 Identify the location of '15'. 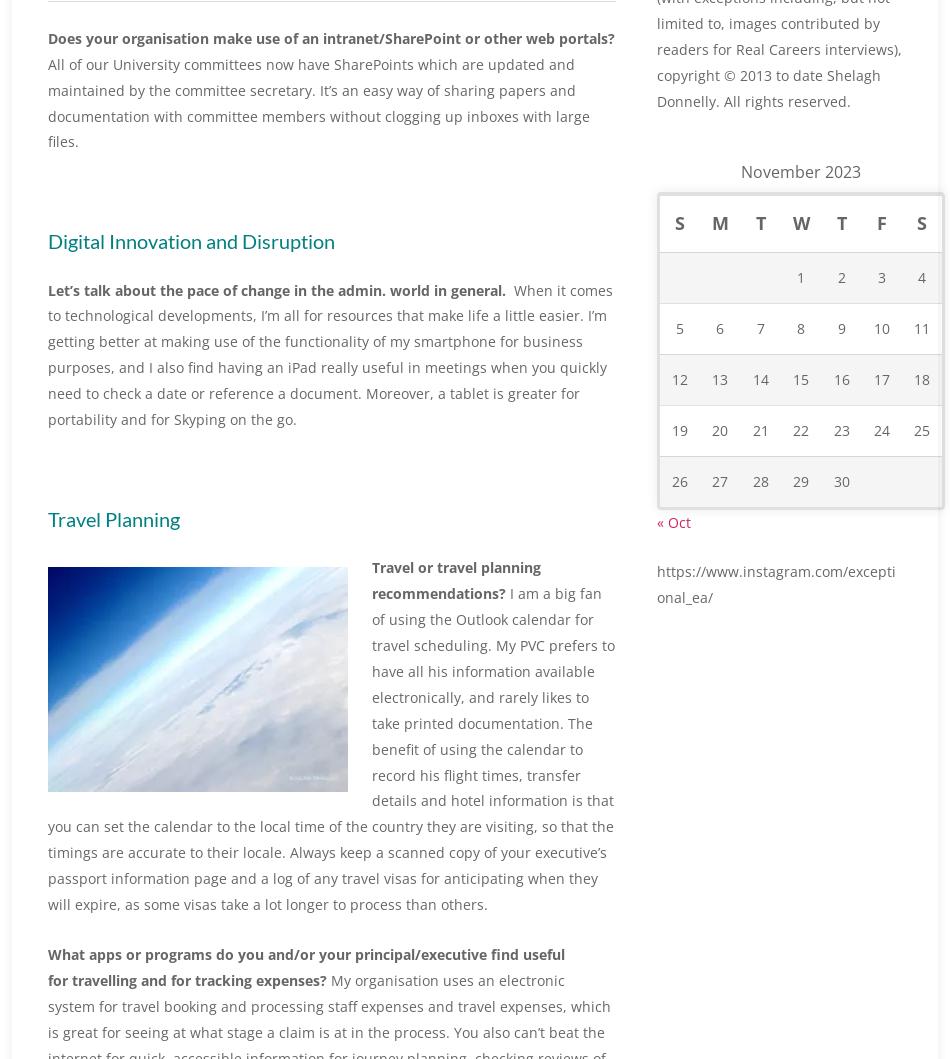
(800, 422).